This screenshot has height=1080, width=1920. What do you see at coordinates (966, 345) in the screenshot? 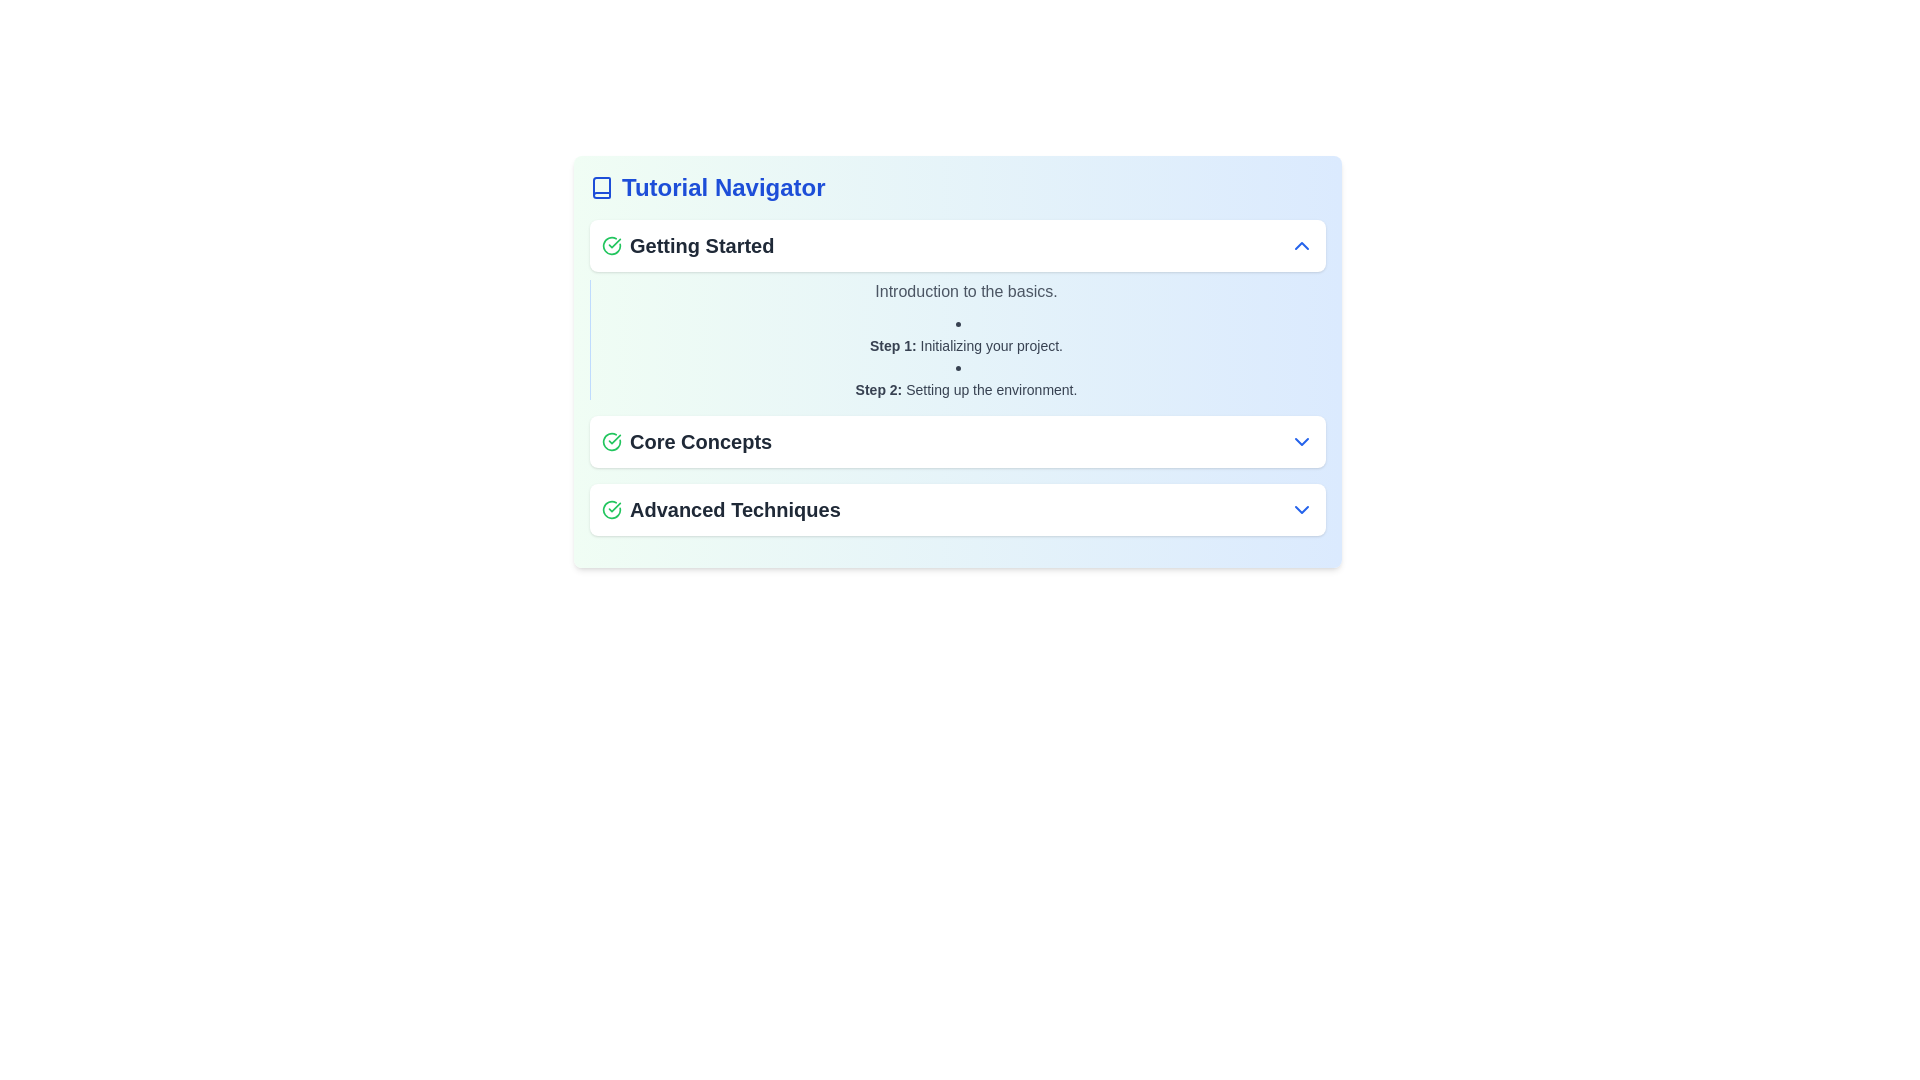
I see `the text label displaying 'Step 1: Initializing your project.' which is part of the 'Getting Started' section in the 'Tutorial Navigator' interface` at bounding box center [966, 345].